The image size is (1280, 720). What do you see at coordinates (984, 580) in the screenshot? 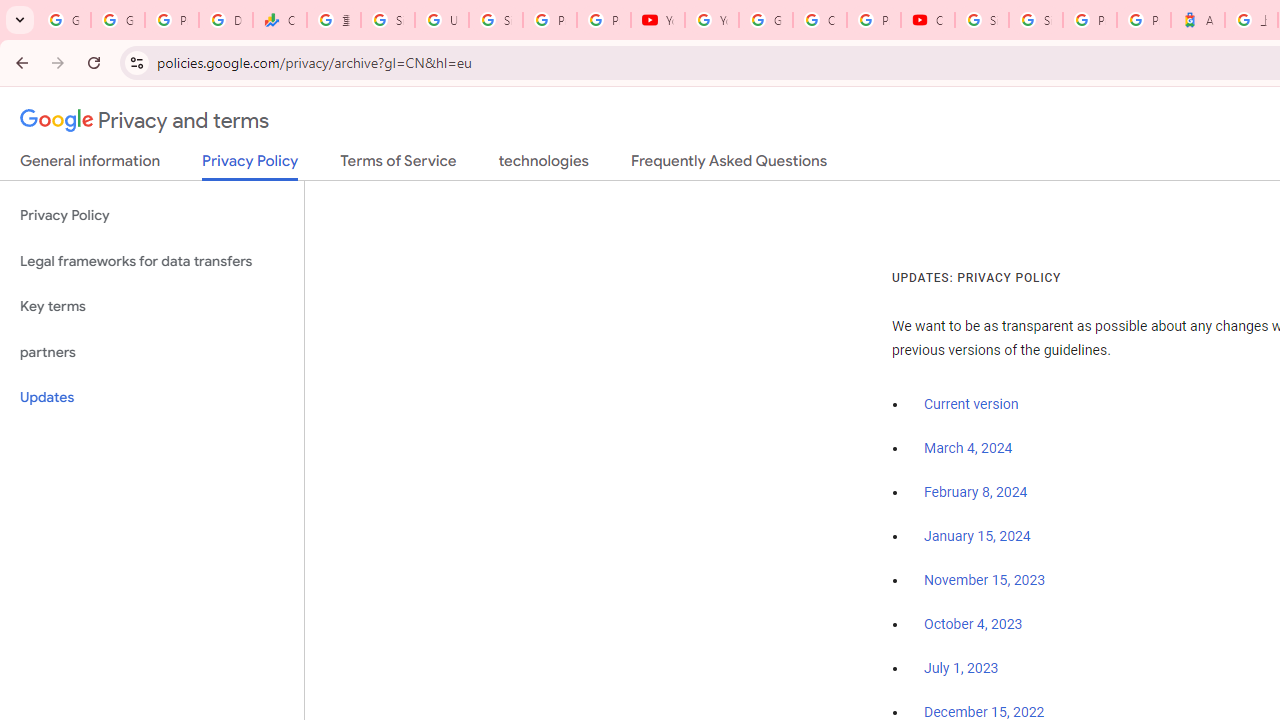
I see `'November 15, 2023'` at bounding box center [984, 580].